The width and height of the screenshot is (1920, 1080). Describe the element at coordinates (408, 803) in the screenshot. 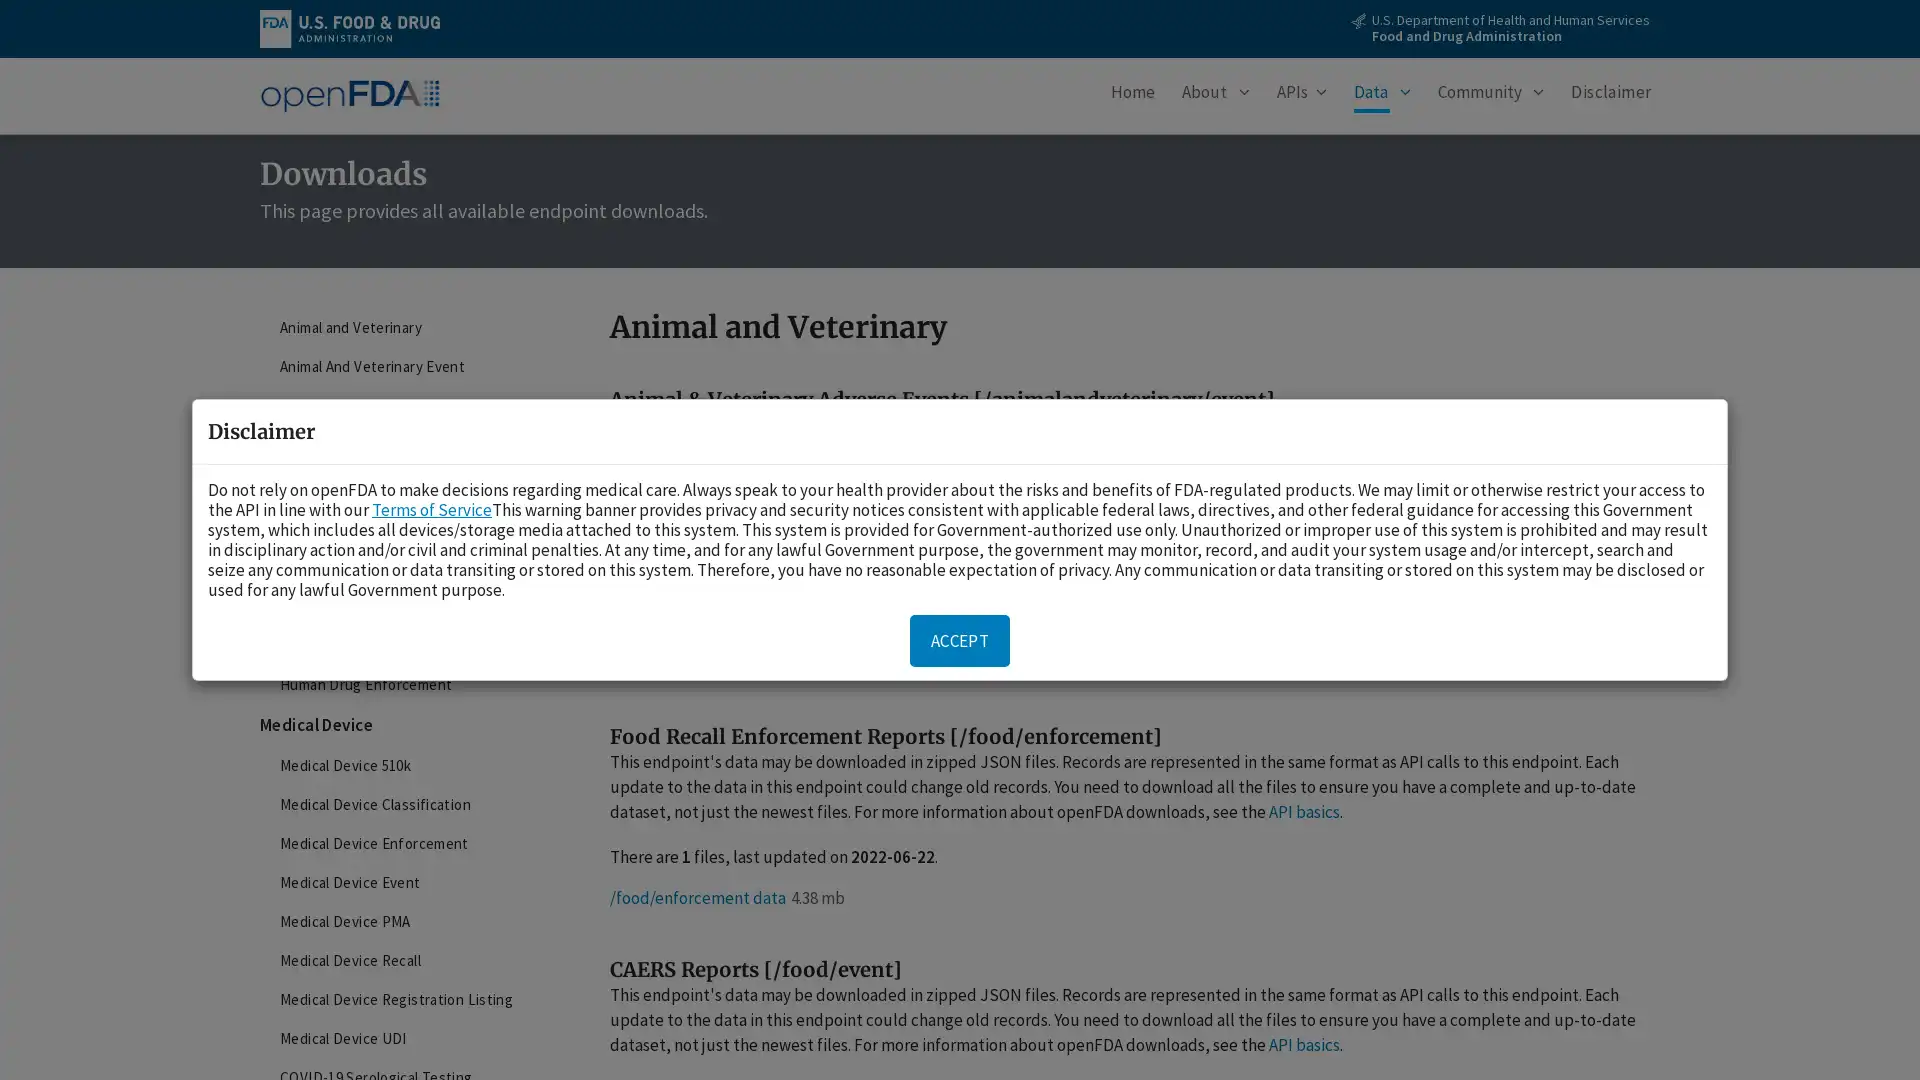

I see `Medical Device Classification` at that location.